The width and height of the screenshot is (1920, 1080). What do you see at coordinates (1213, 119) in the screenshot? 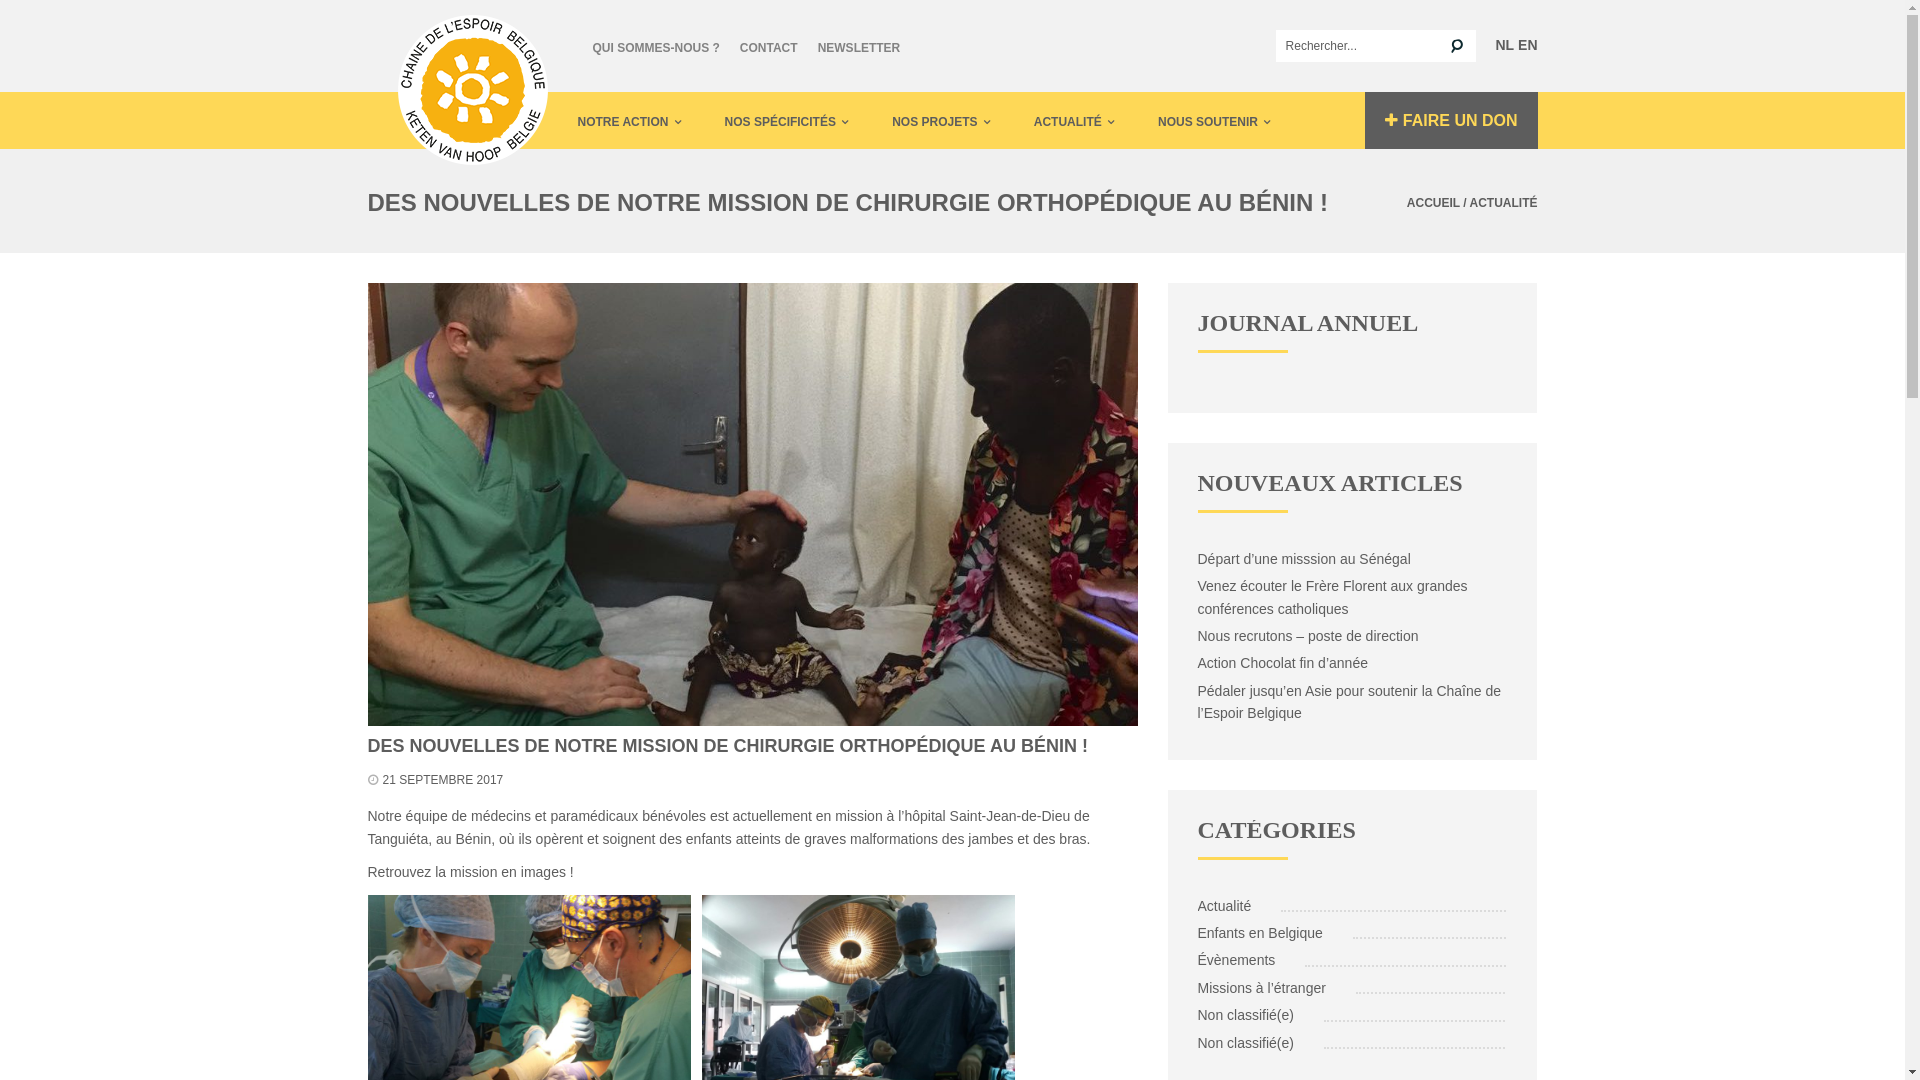
I see `'NOUS SOUTENIR'` at bounding box center [1213, 119].